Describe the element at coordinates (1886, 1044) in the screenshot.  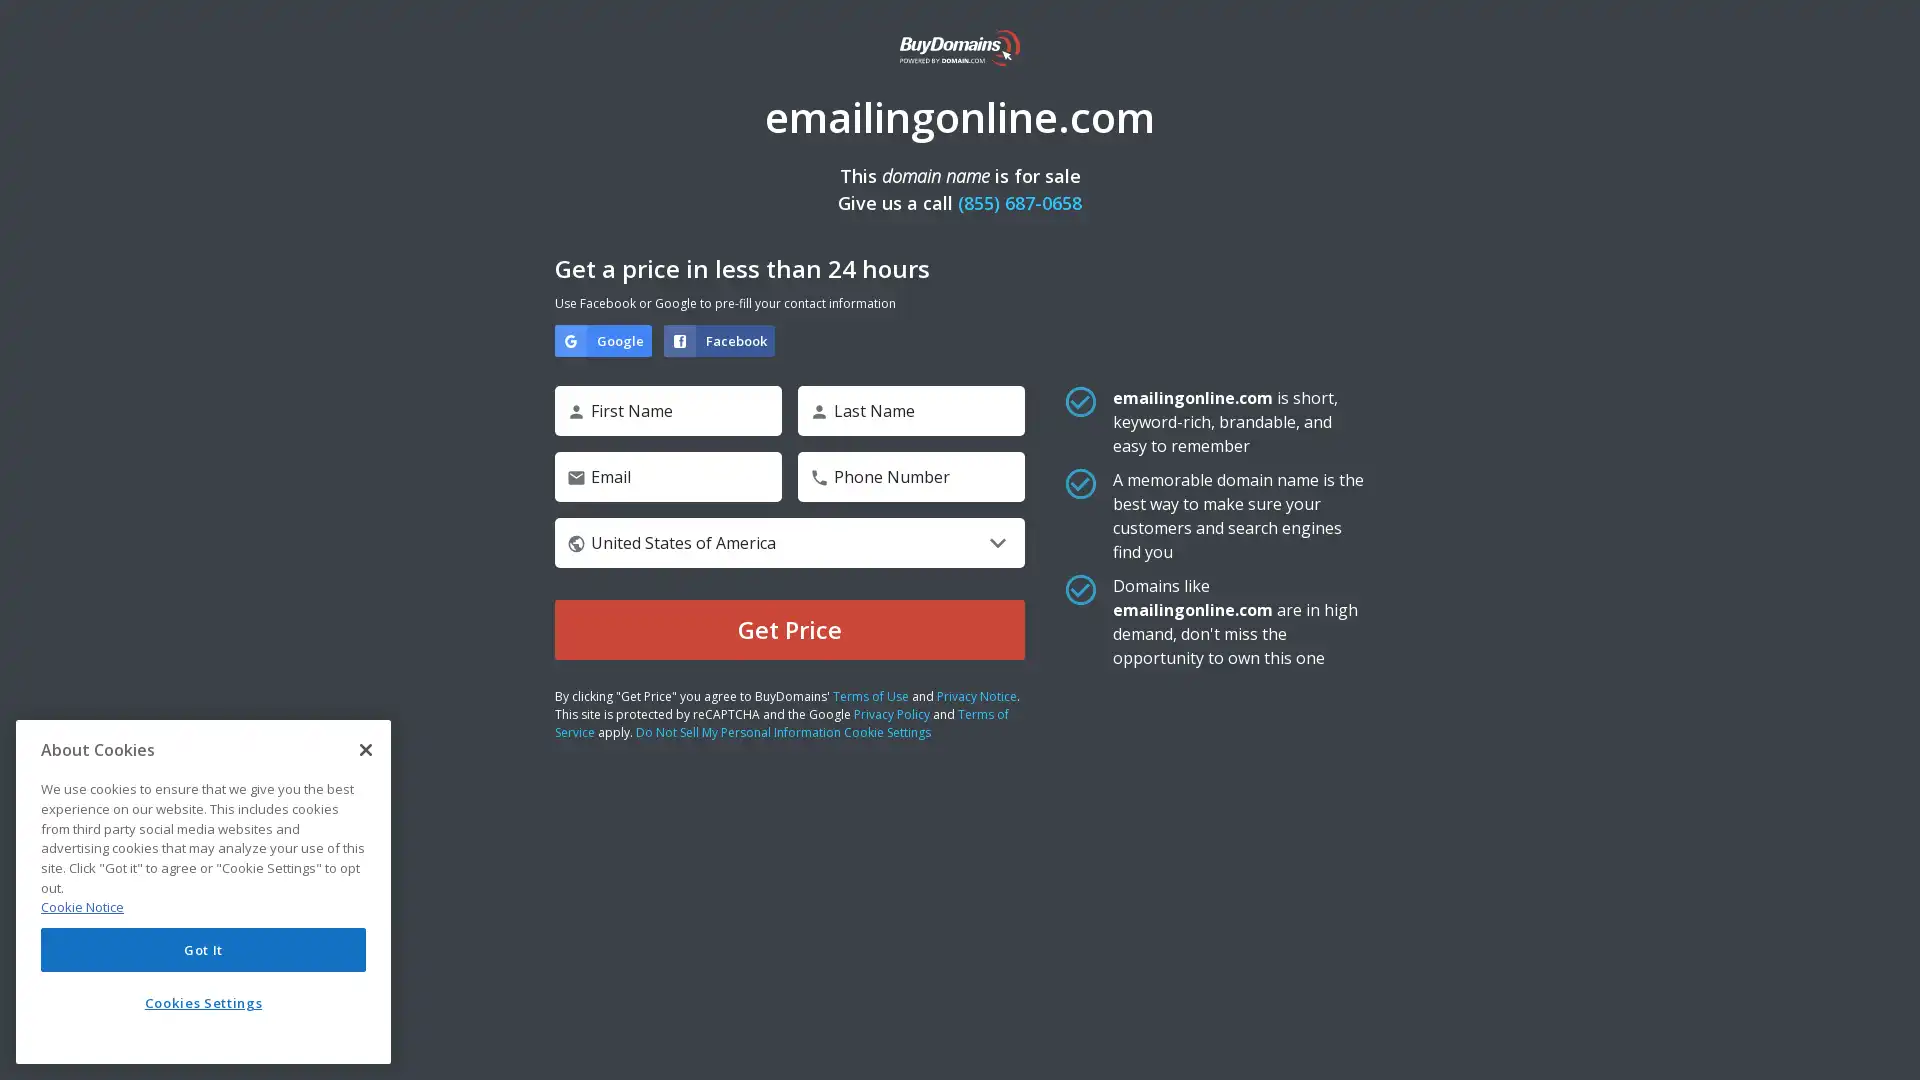
I see `Explore your accessibility options` at that location.